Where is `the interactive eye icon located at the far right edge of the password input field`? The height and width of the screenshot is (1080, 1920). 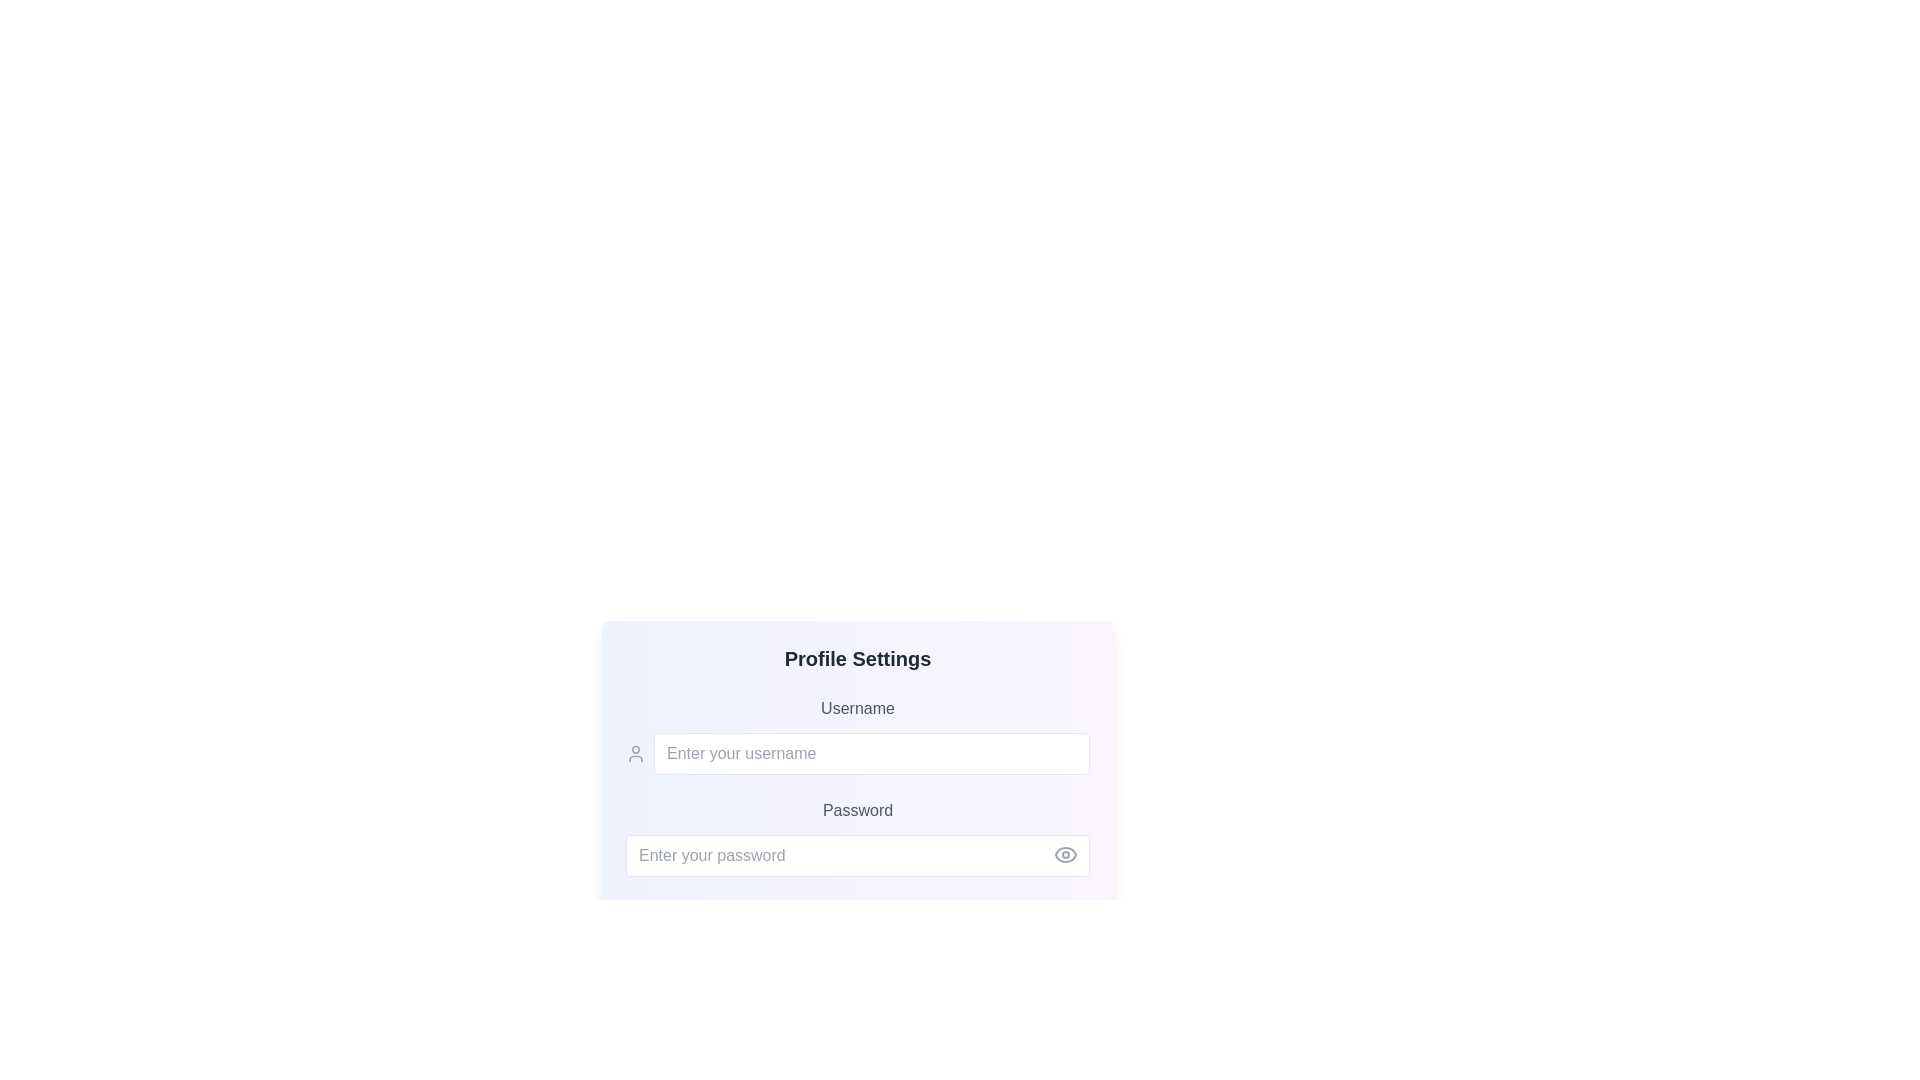 the interactive eye icon located at the far right edge of the password input field is located at coordinates (1064, 855).